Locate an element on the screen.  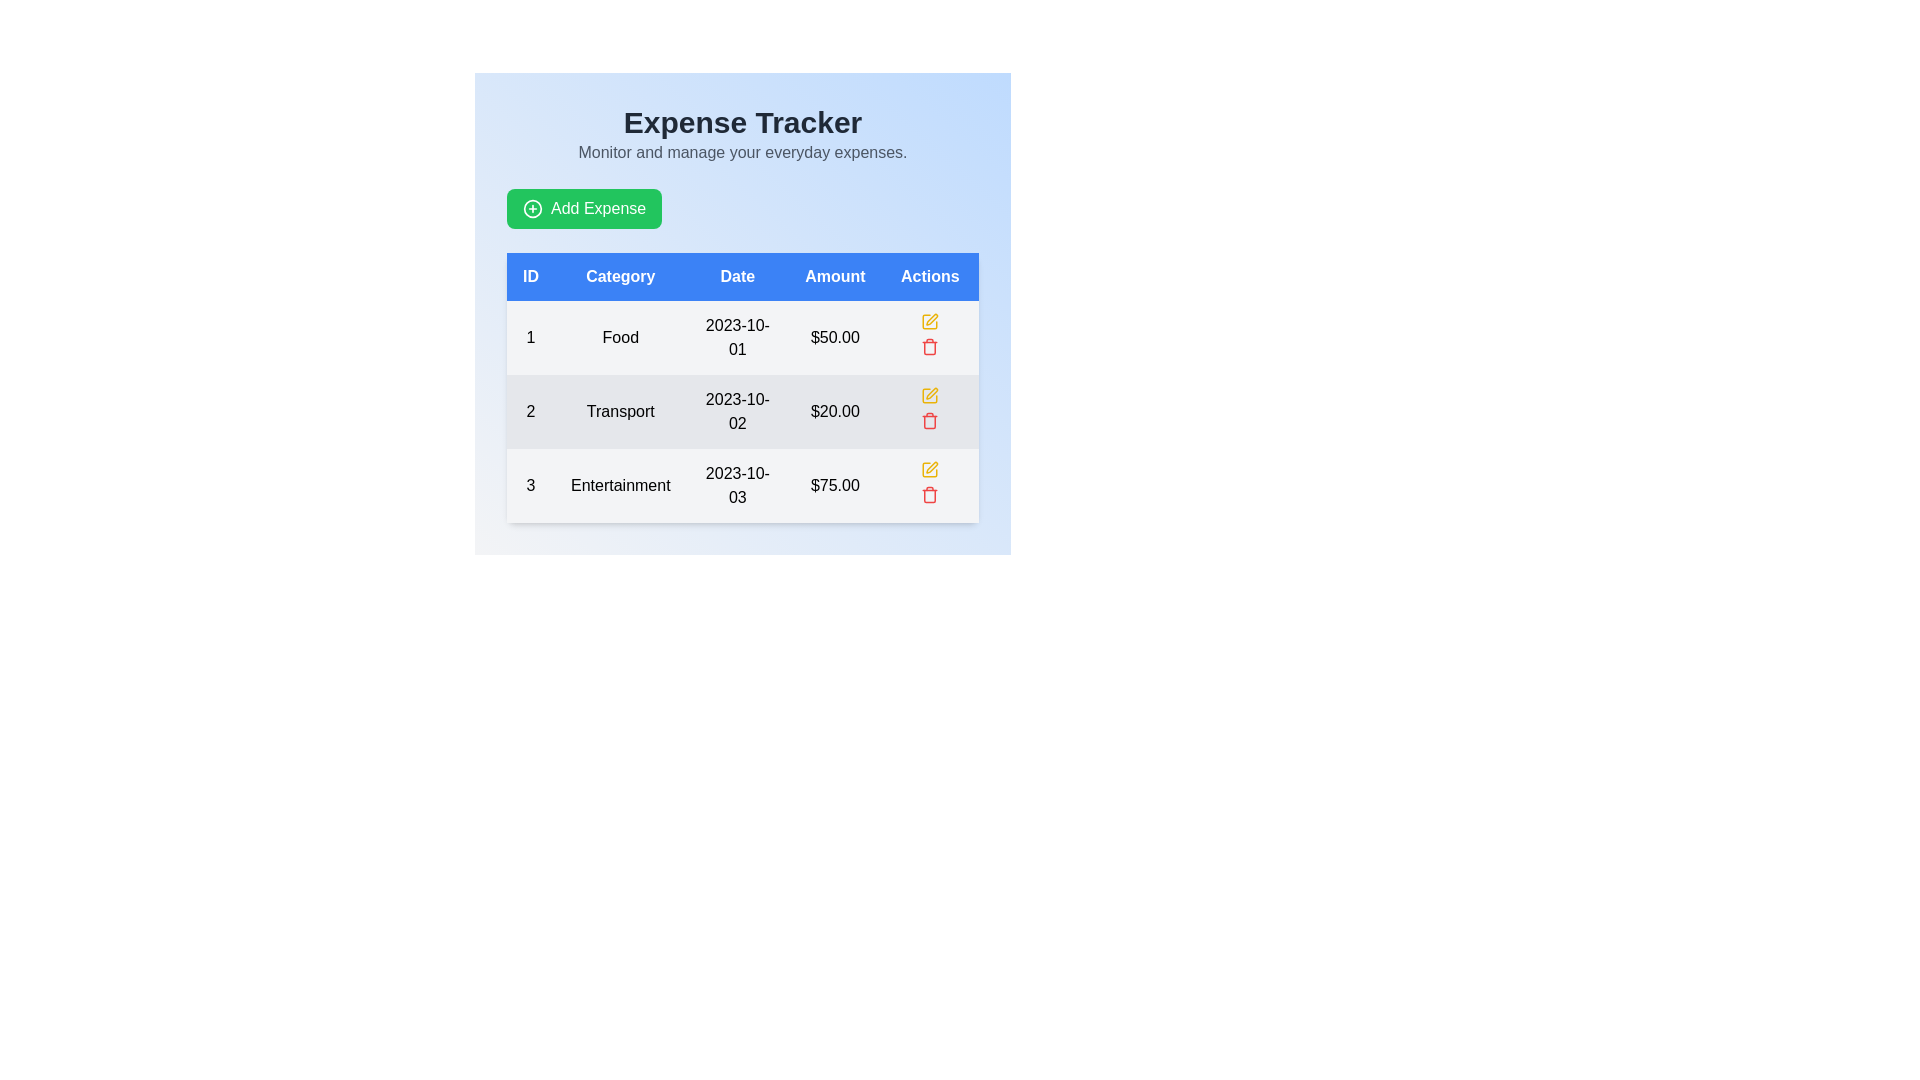
the yellow pen icon button in the 'Actions' column of the first data row is located at coordinates (929, 320).